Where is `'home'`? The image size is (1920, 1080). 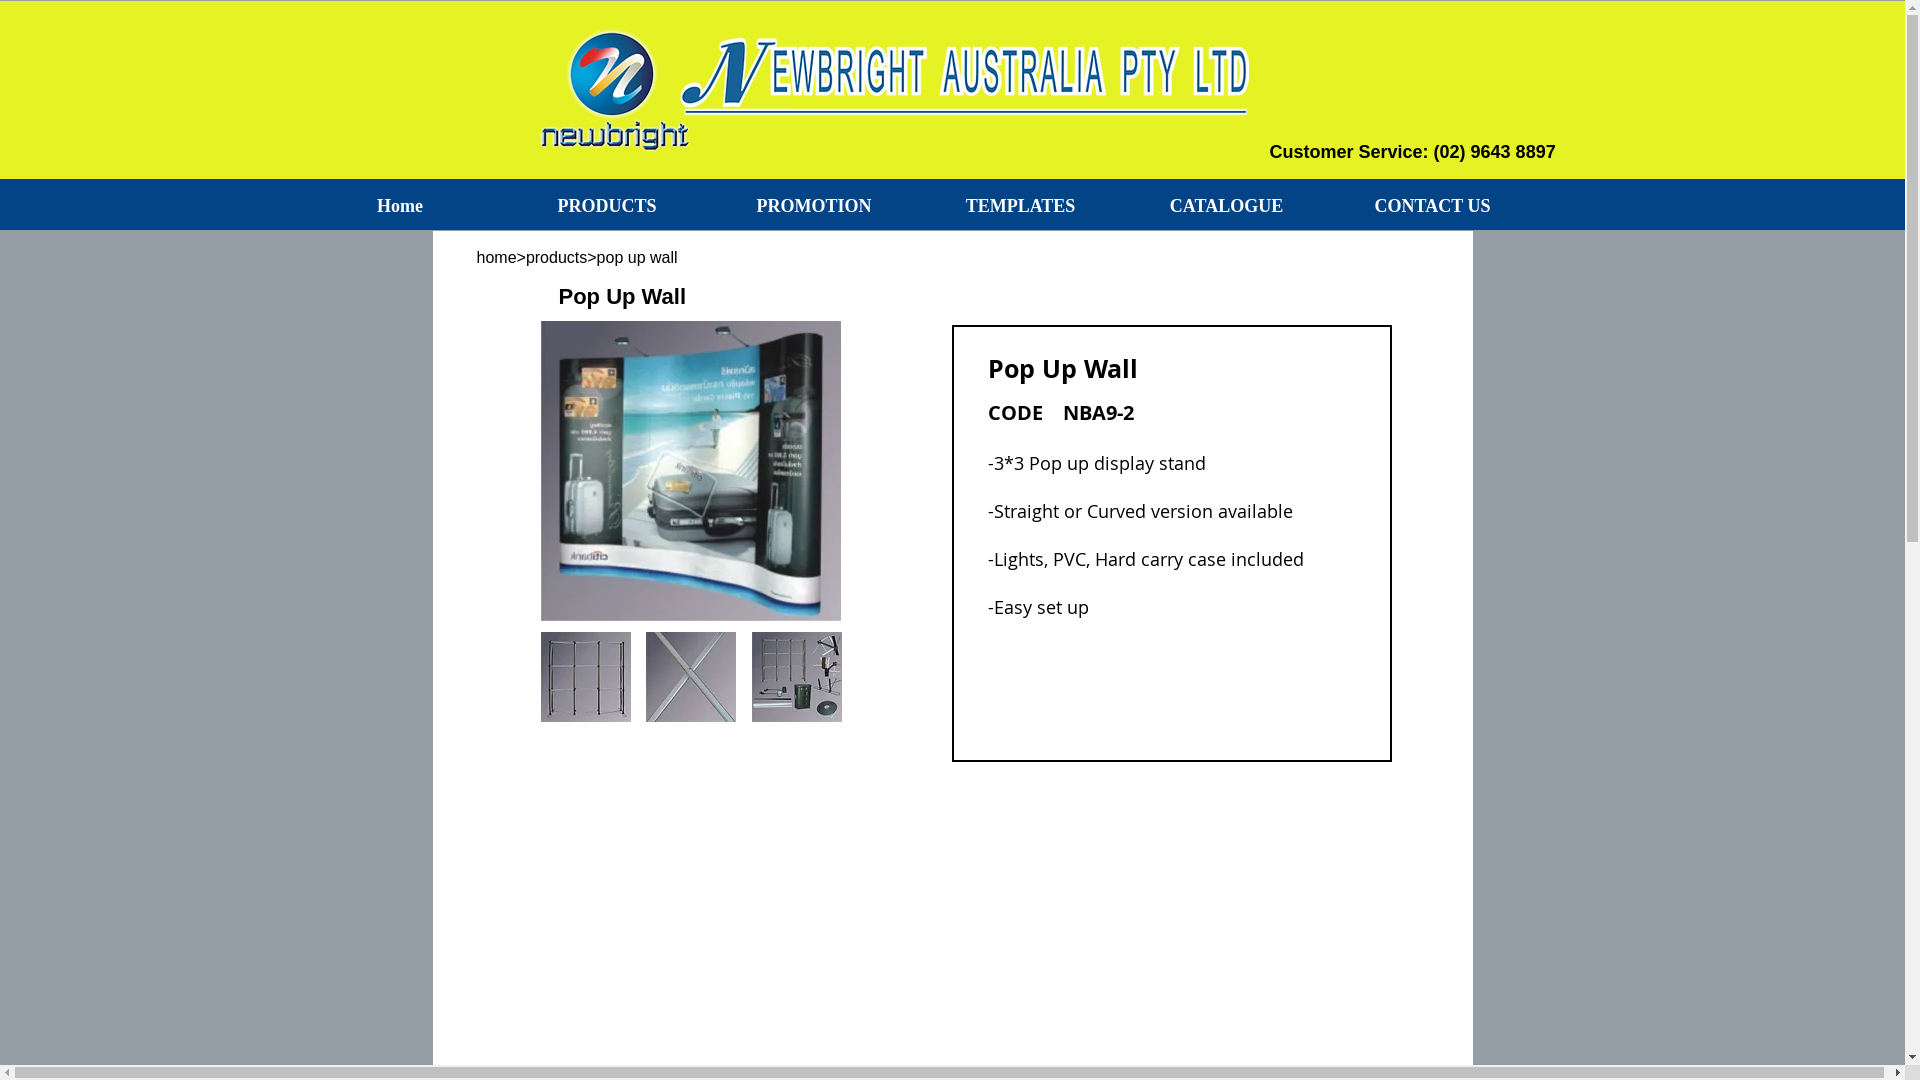 'home' is located at coordinates (474, 256).